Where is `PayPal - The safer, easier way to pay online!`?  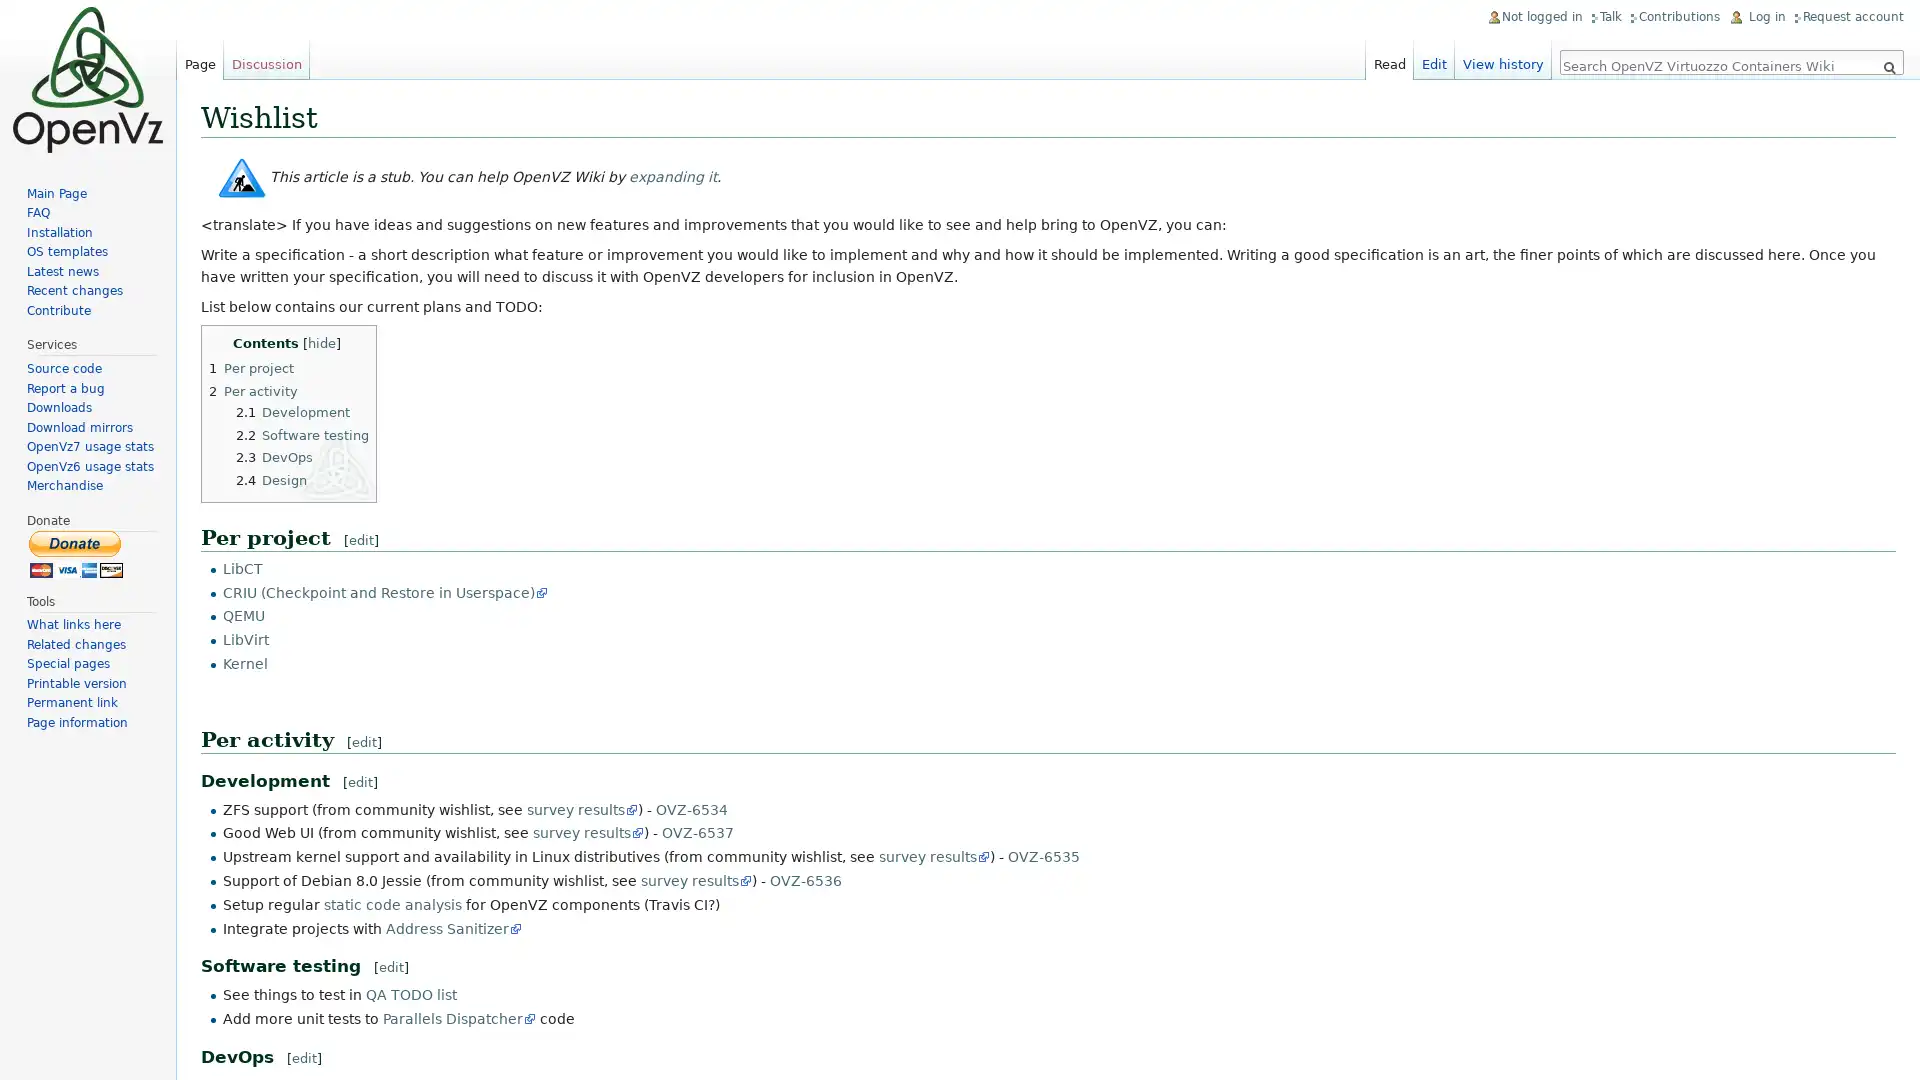
PayPal - The safer, easier way to pay online! is located at coordinates (76, 553).